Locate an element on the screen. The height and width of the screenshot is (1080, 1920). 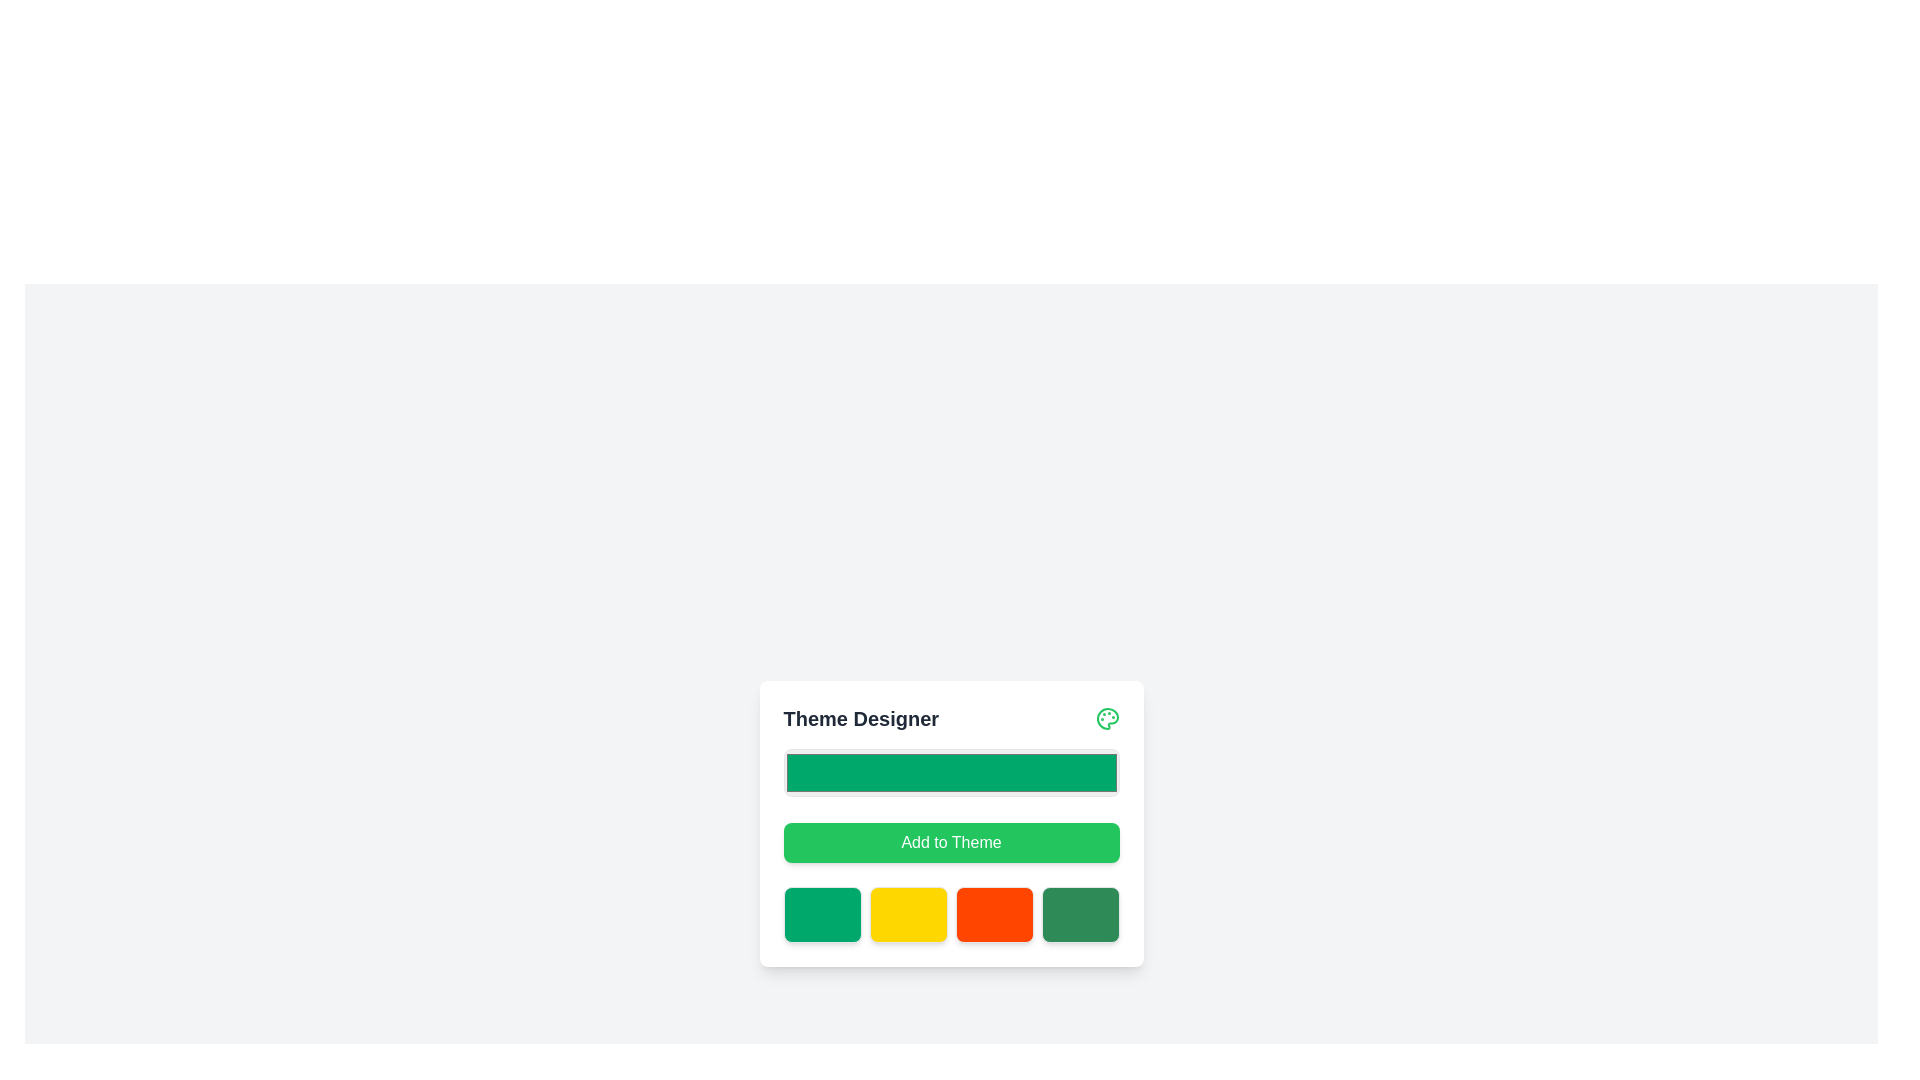
the vibrant red color block with rounded corners located in the third position of the grid layout is located at coordinates (994, 914).